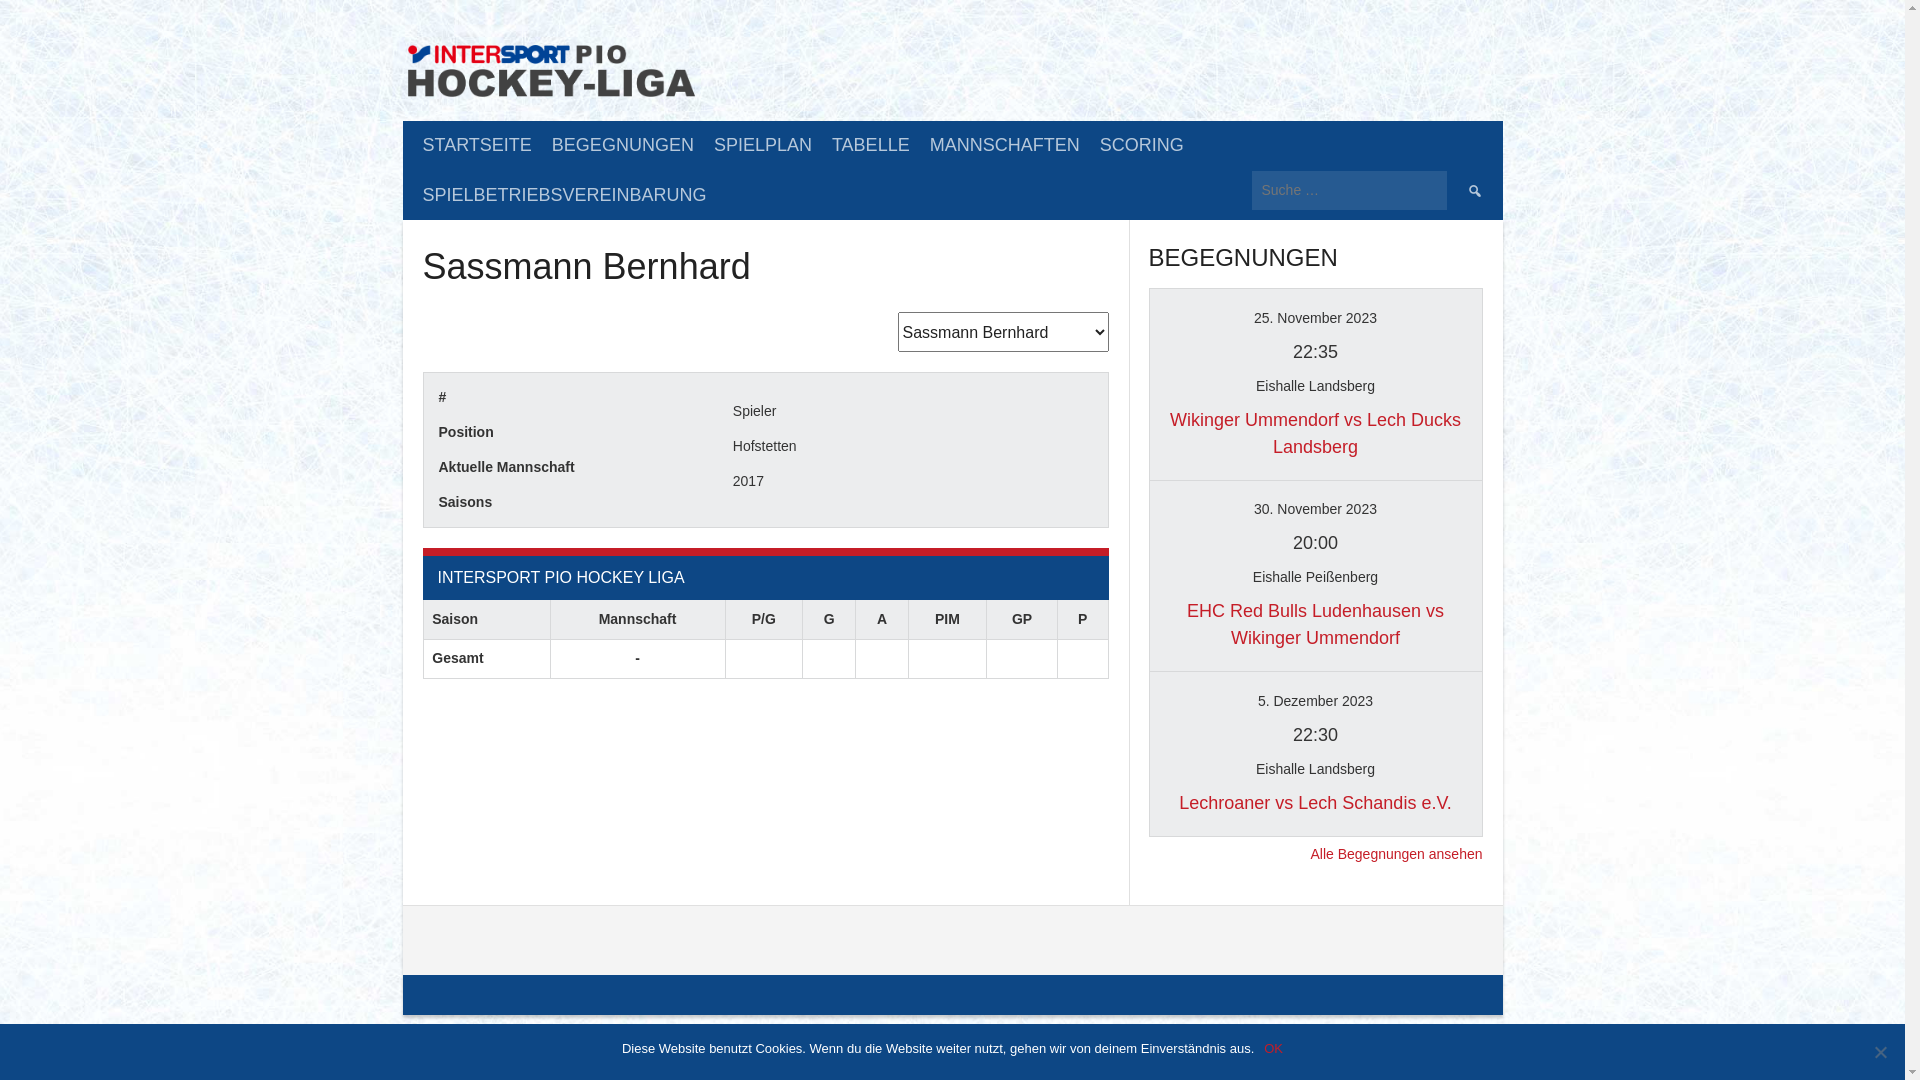  Describe the element at coordinates (1315, 316) in the screenshot. I see `'25. November 2023'` at that location.